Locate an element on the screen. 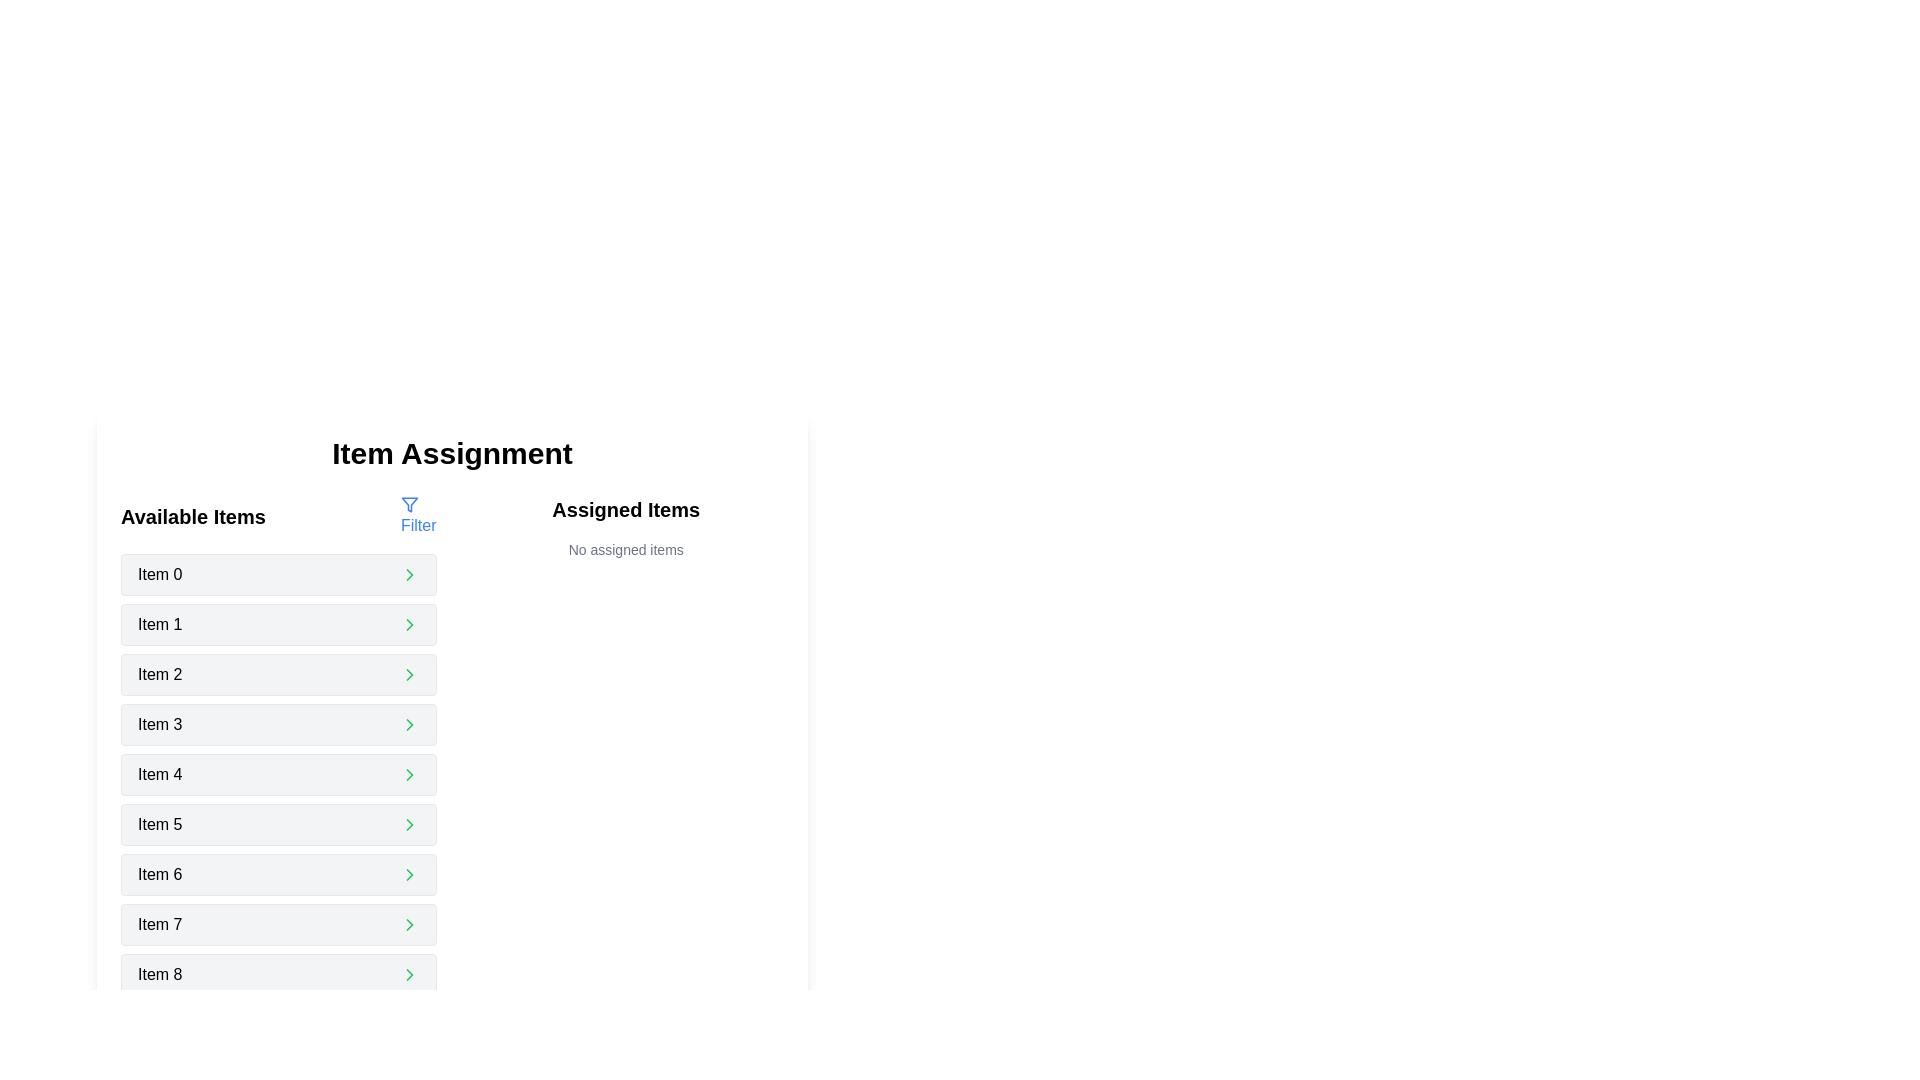 This screenshot has height=1080, width=1920. the right-pointing chevron icon located at the end of the list item labeled 'Item 1' is located at coordinates (408, 623).